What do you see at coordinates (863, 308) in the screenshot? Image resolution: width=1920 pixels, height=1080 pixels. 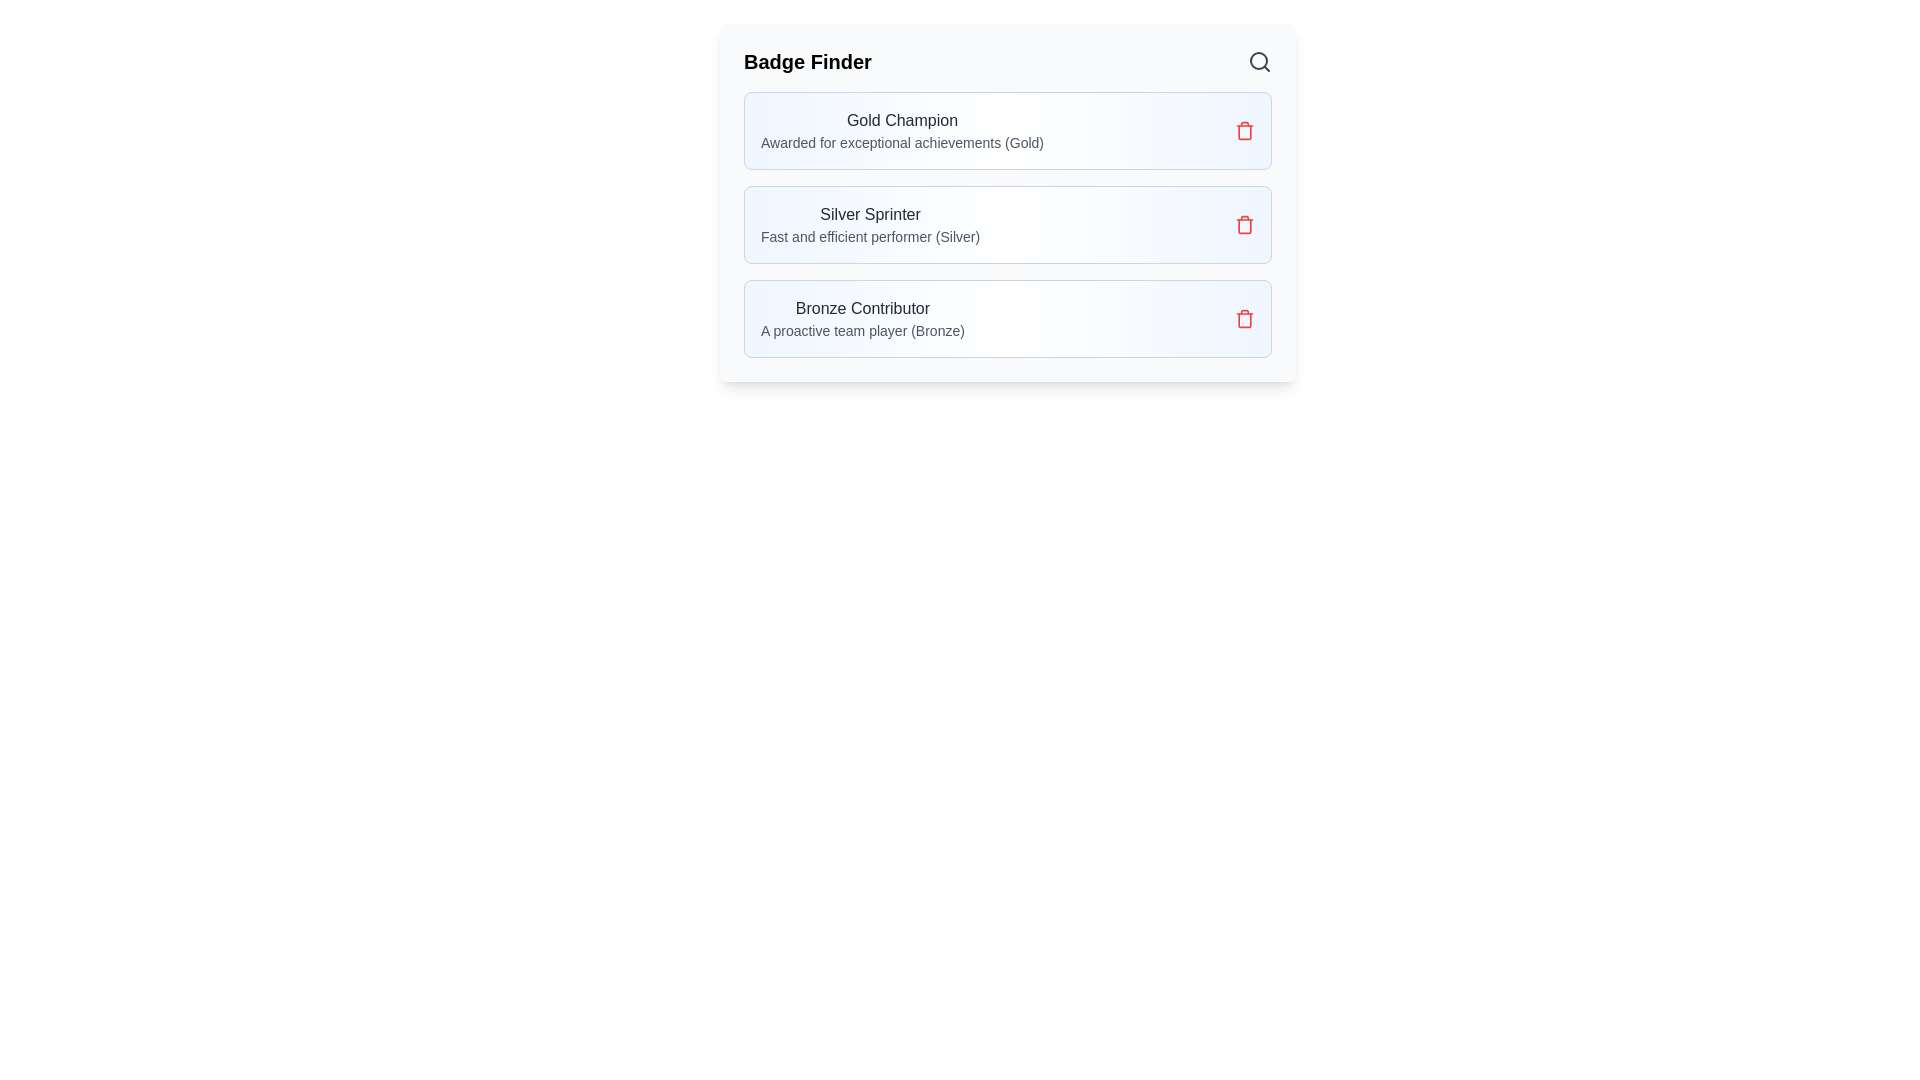 I see `the text label which serves as the title for the third card in a vertically stacked list of cards` at bounding box center [863, 308].